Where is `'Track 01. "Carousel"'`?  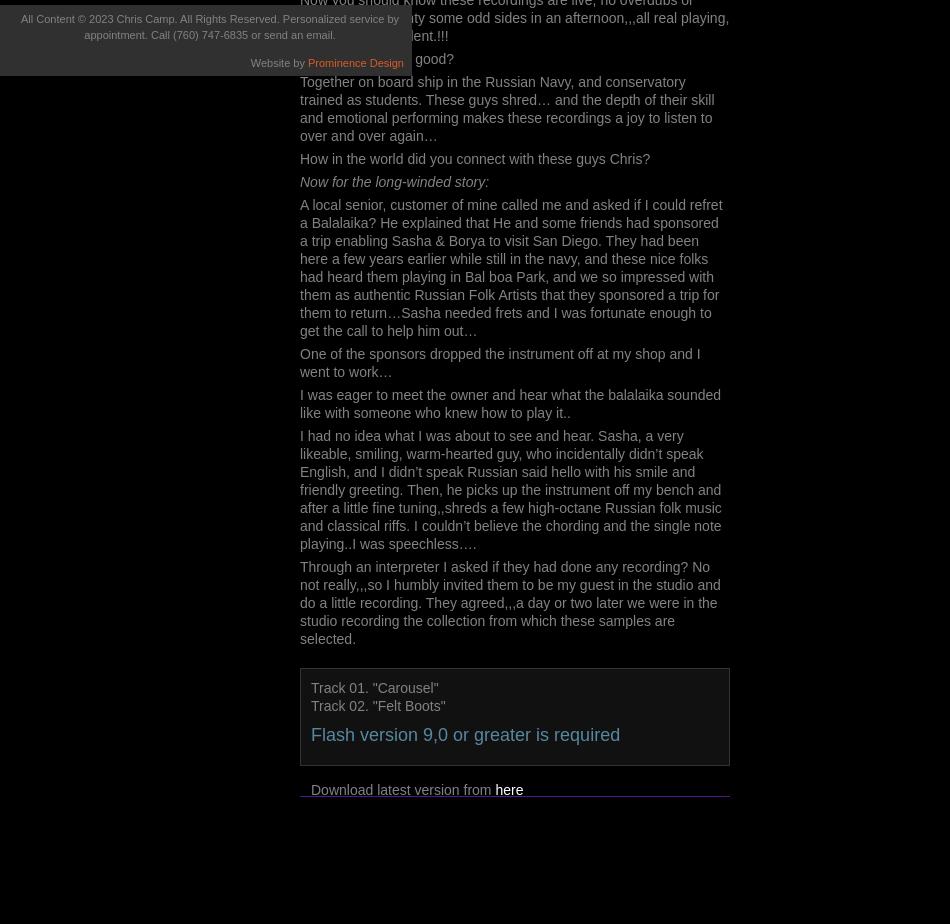
'Track 01. "Carousel"' is located at coordinates (373, 688).